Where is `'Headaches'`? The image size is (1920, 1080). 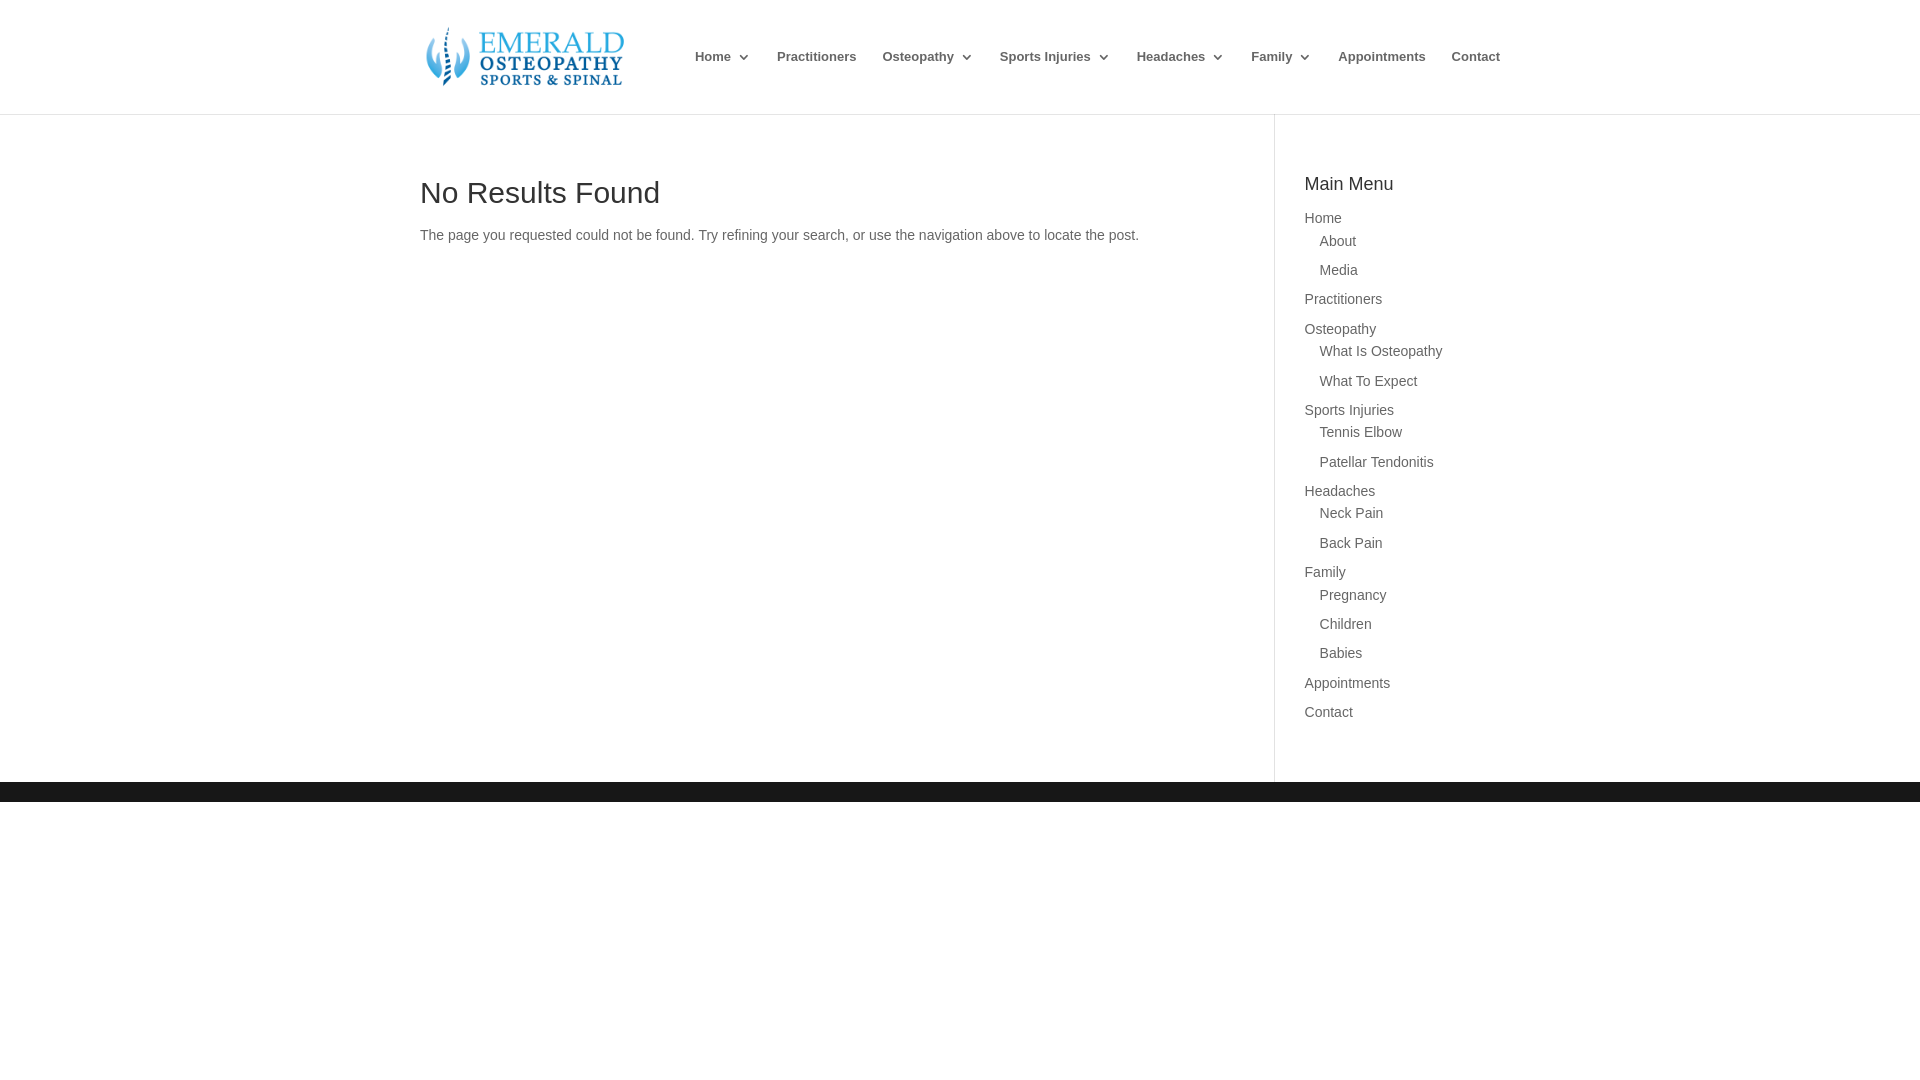
'Headaches' is located at coordinates (1137, 80).